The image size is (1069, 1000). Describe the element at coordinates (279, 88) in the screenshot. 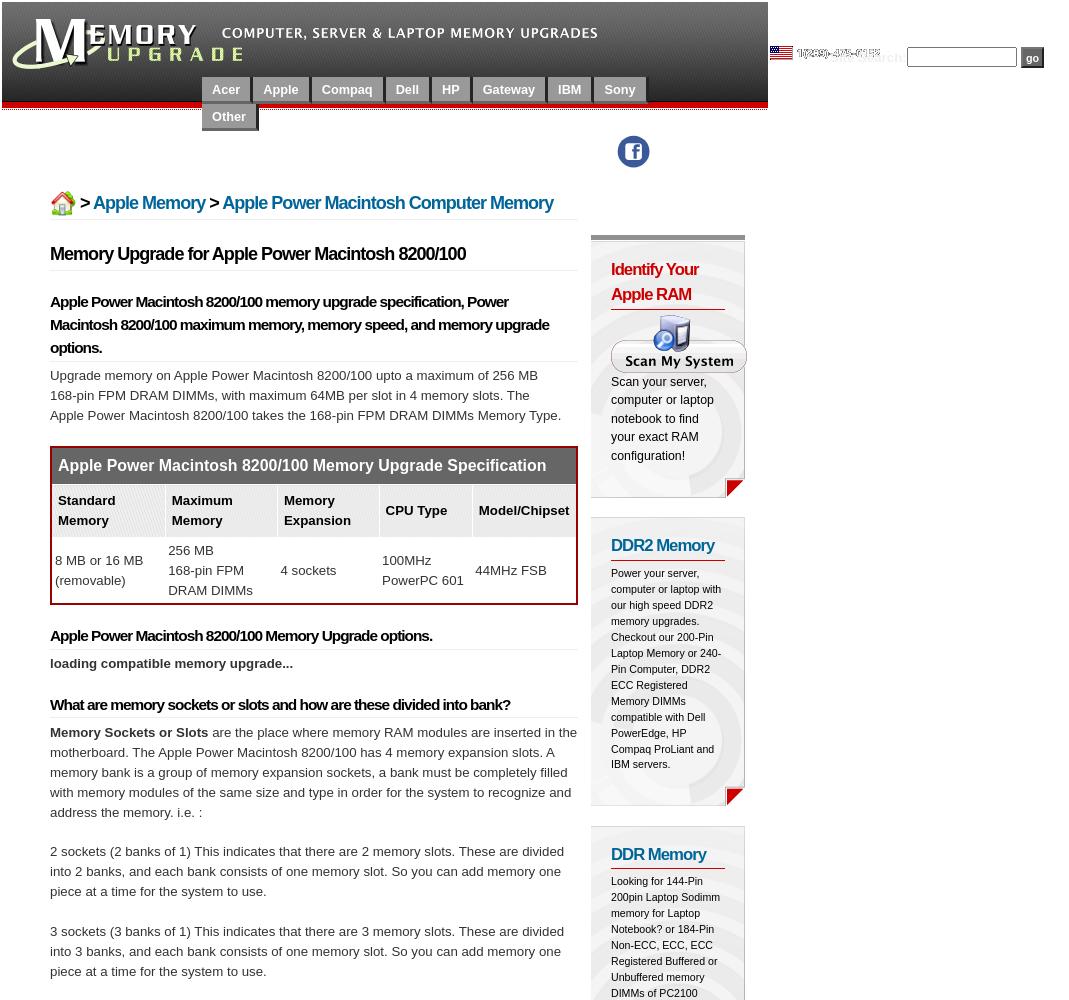

I see `'Apple'` at that location.